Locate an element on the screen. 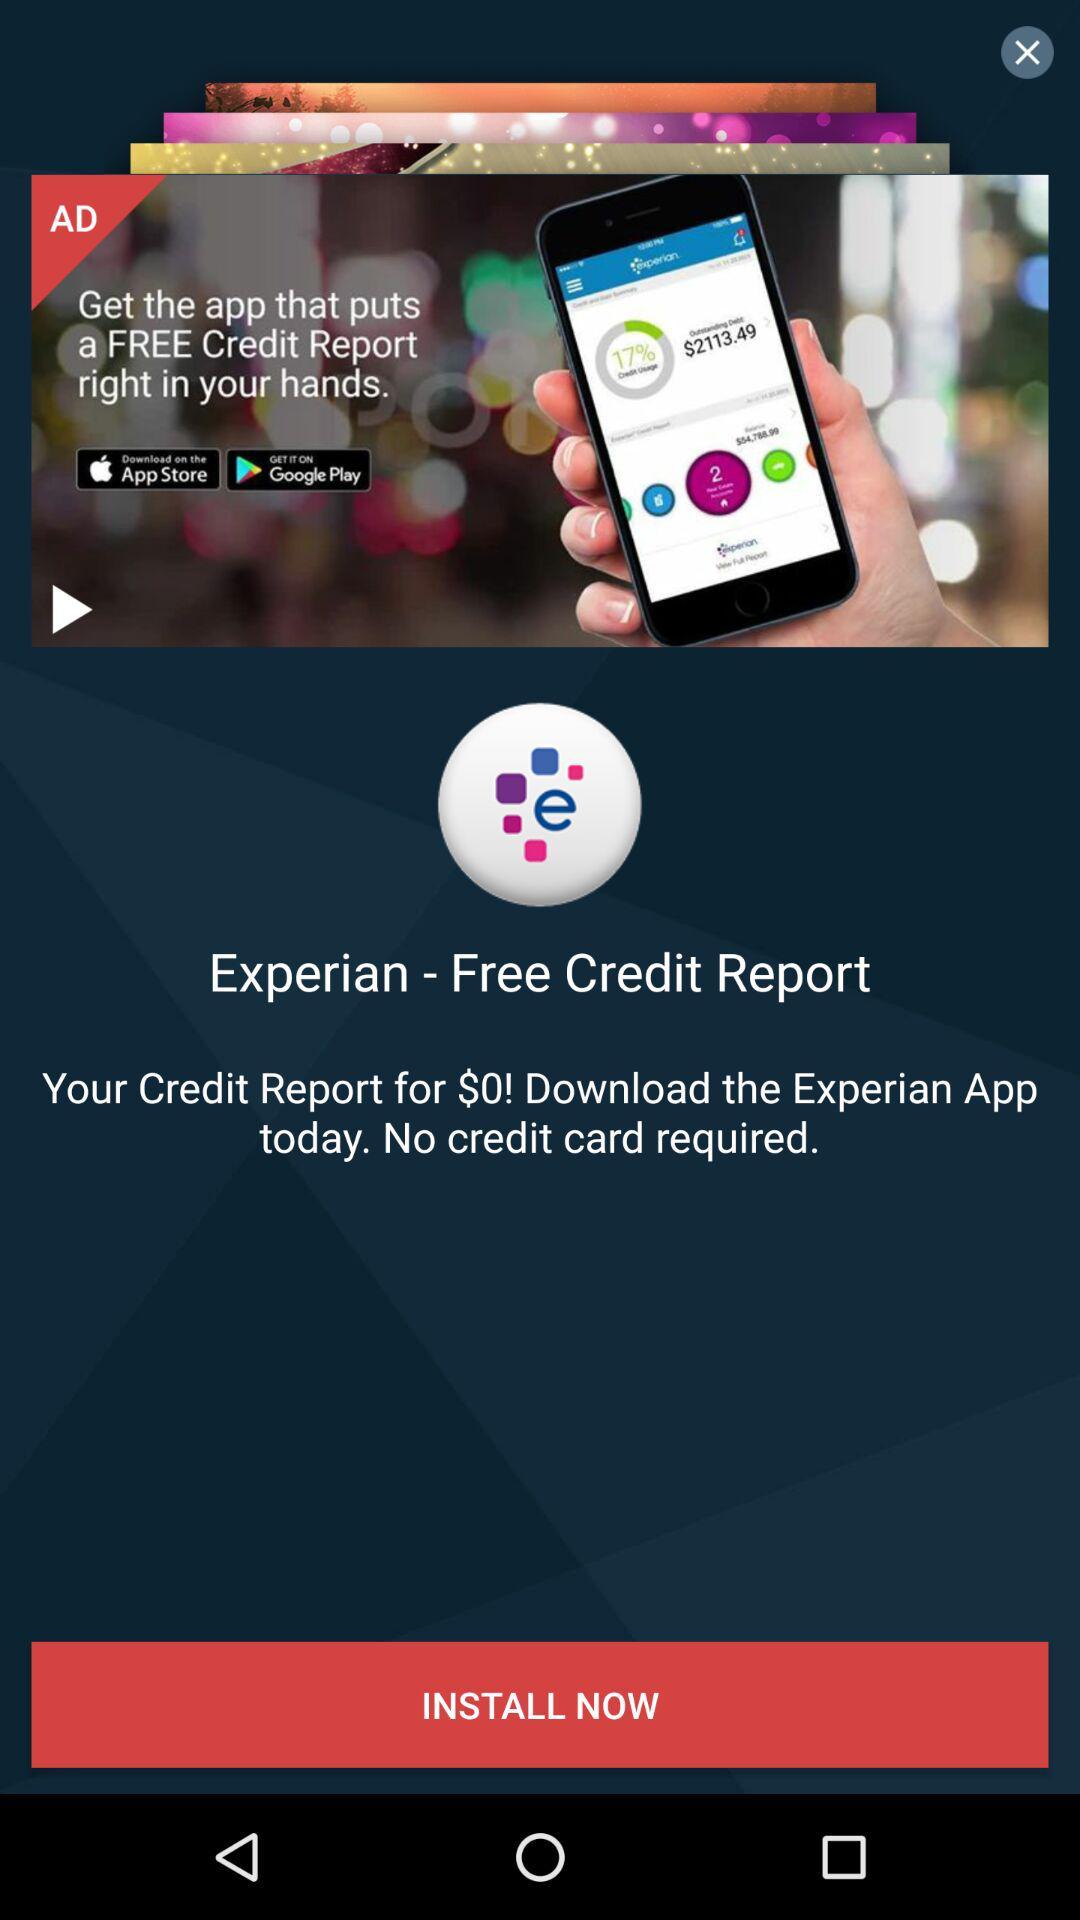 This screenshot has width=1080, height=1920. the popup advertisement is located at coordinates (1027, 52).